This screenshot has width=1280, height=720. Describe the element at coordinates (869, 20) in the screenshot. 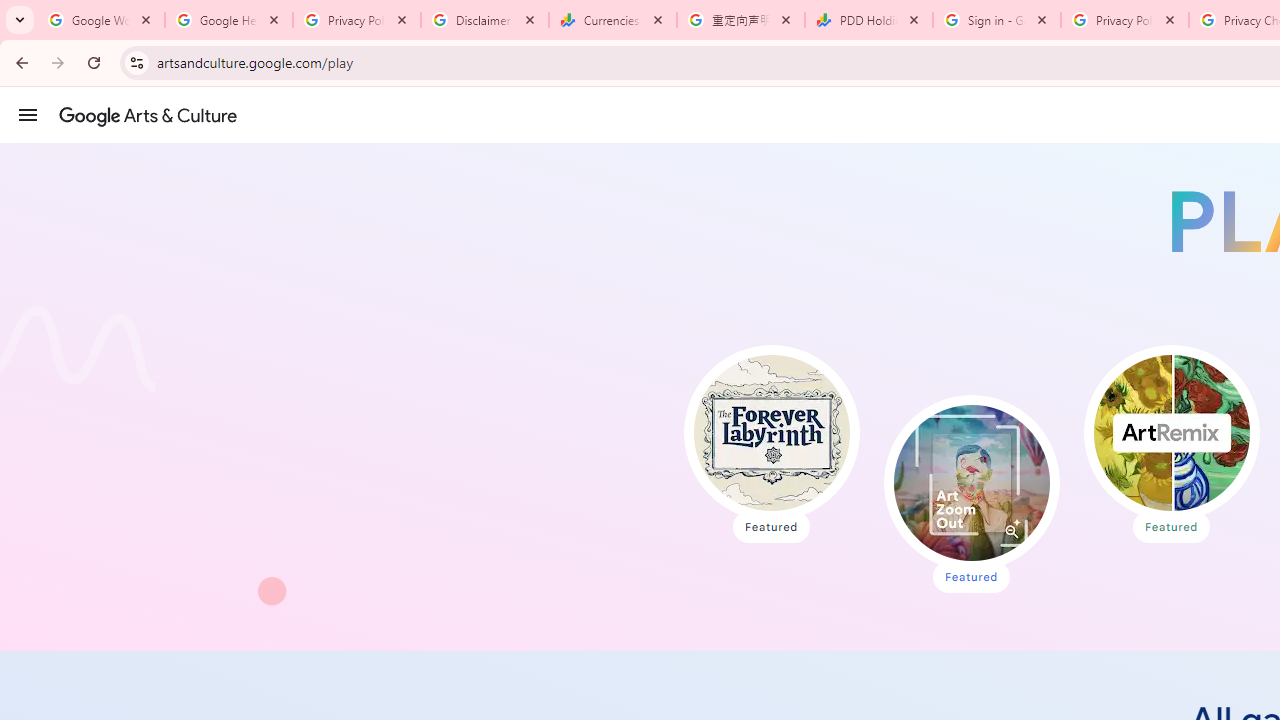

I see `'PDD Holdings Inc - ADR (PDD) Price & News - Google Finance'` at that location.